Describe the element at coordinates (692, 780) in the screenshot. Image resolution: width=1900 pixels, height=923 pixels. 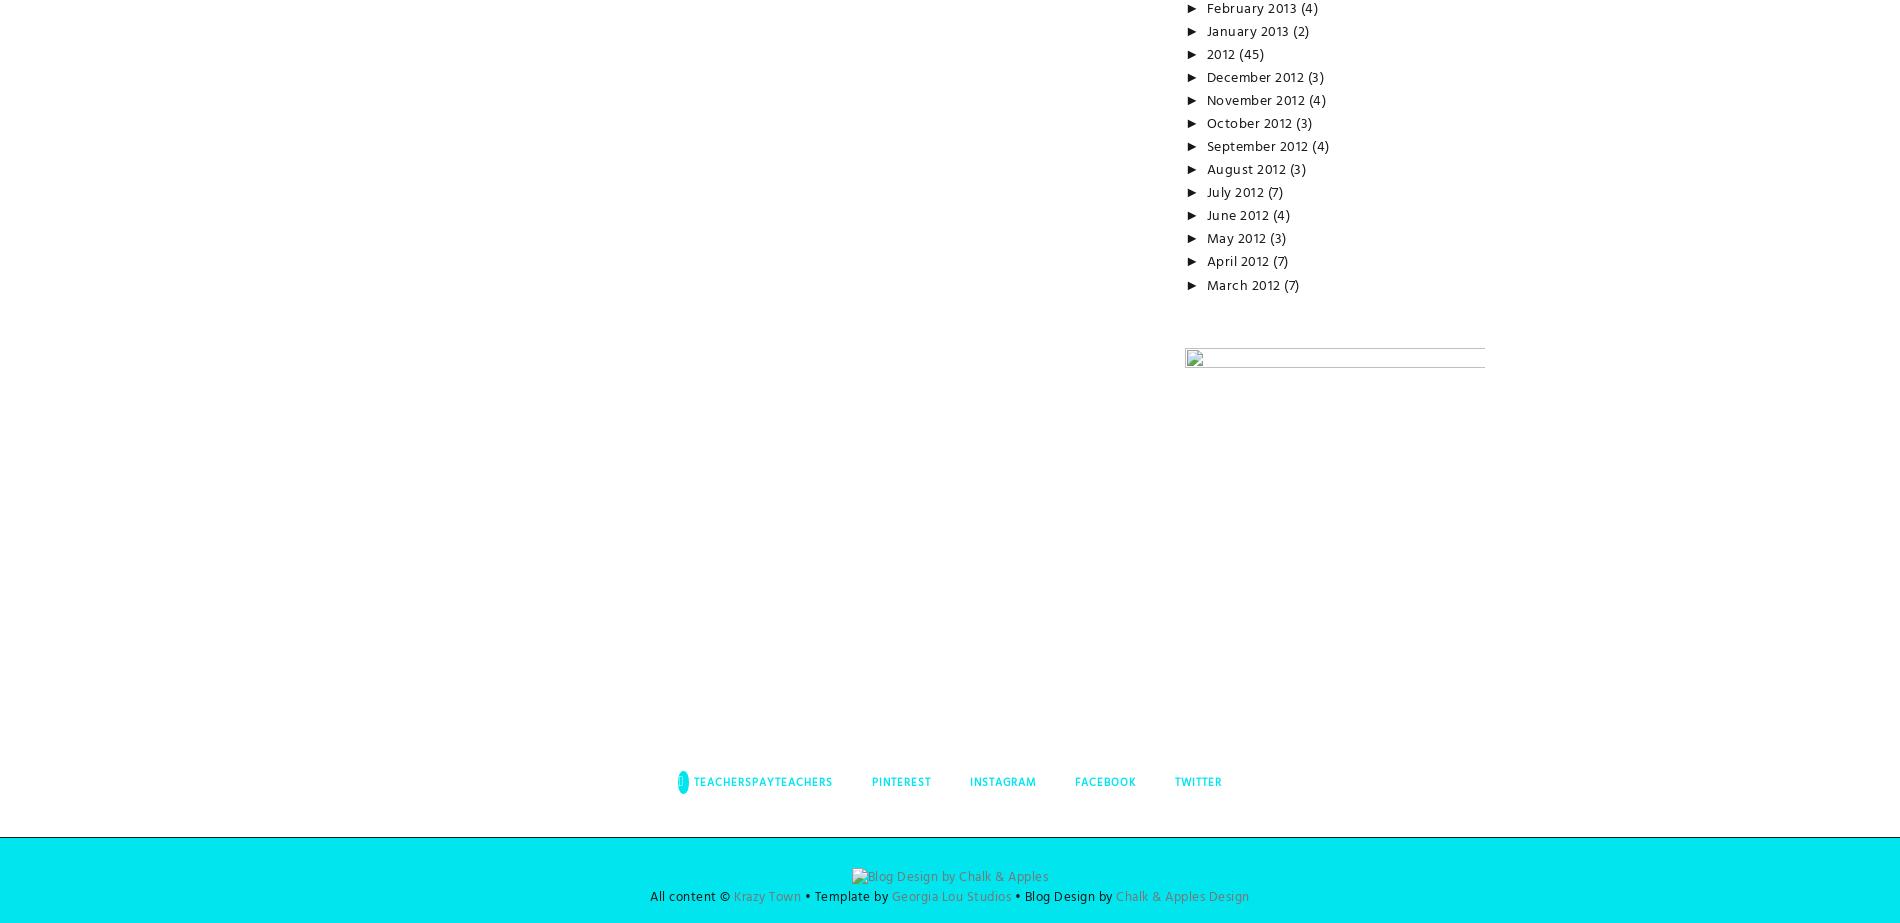
I see `'TeachersPayTeachers'` at that location.